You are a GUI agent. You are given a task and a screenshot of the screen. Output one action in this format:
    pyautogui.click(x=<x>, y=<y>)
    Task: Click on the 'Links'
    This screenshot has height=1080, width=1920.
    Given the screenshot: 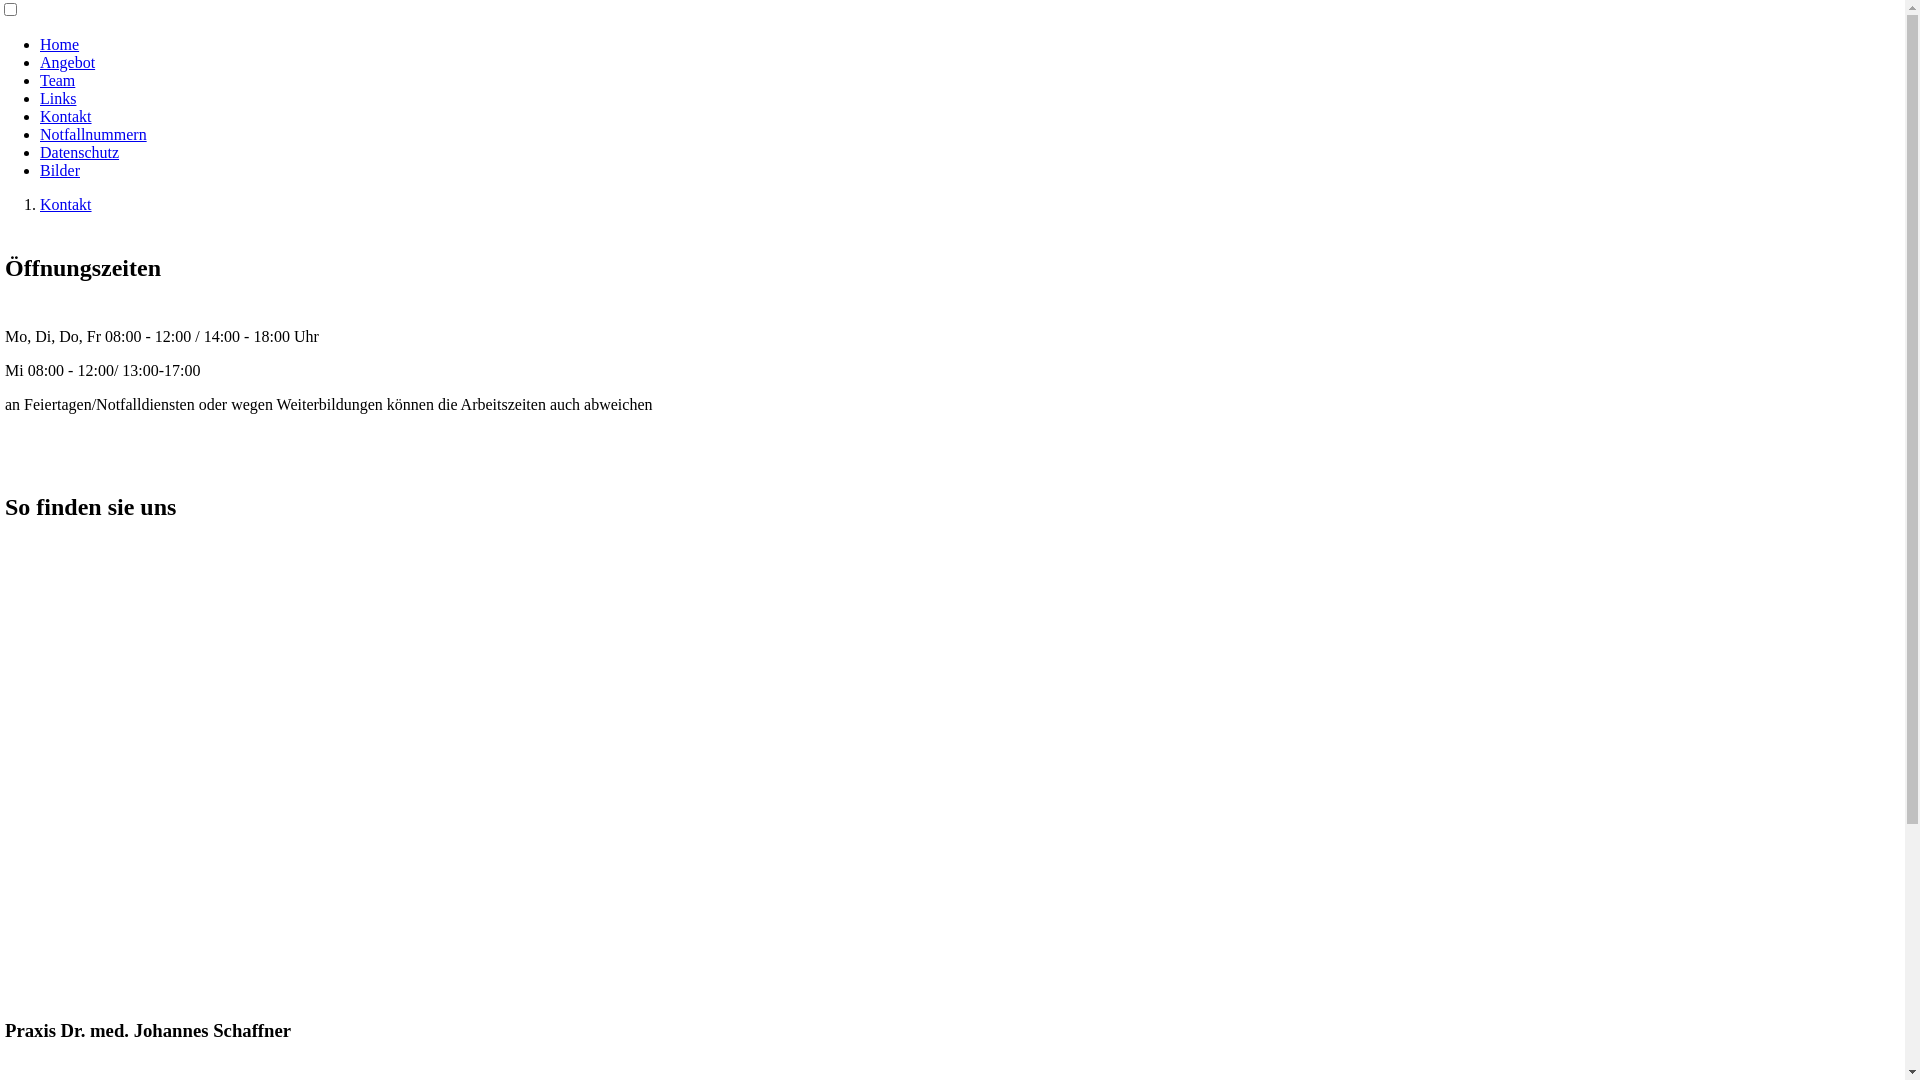 What is the action you would take?
    pyautogui.click(x=39, y=98)
    